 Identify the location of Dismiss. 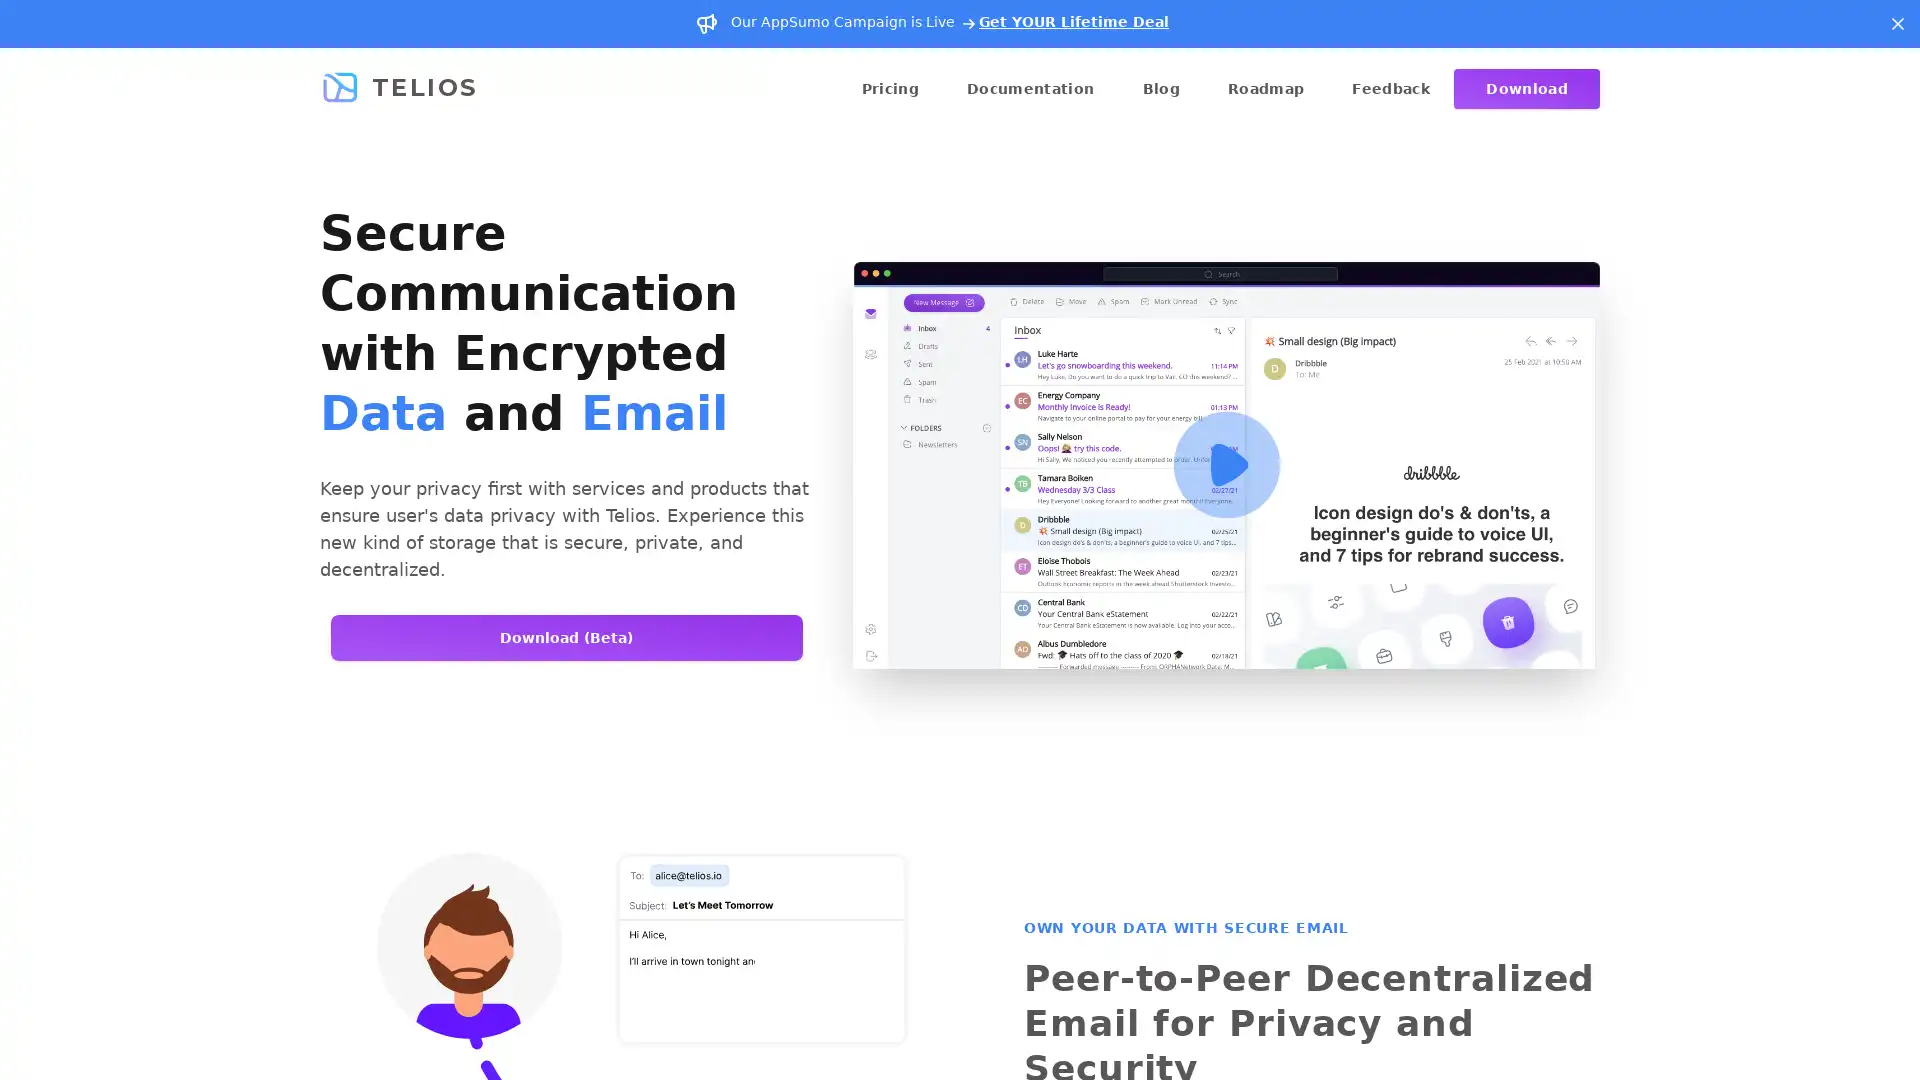
(1896, 23).